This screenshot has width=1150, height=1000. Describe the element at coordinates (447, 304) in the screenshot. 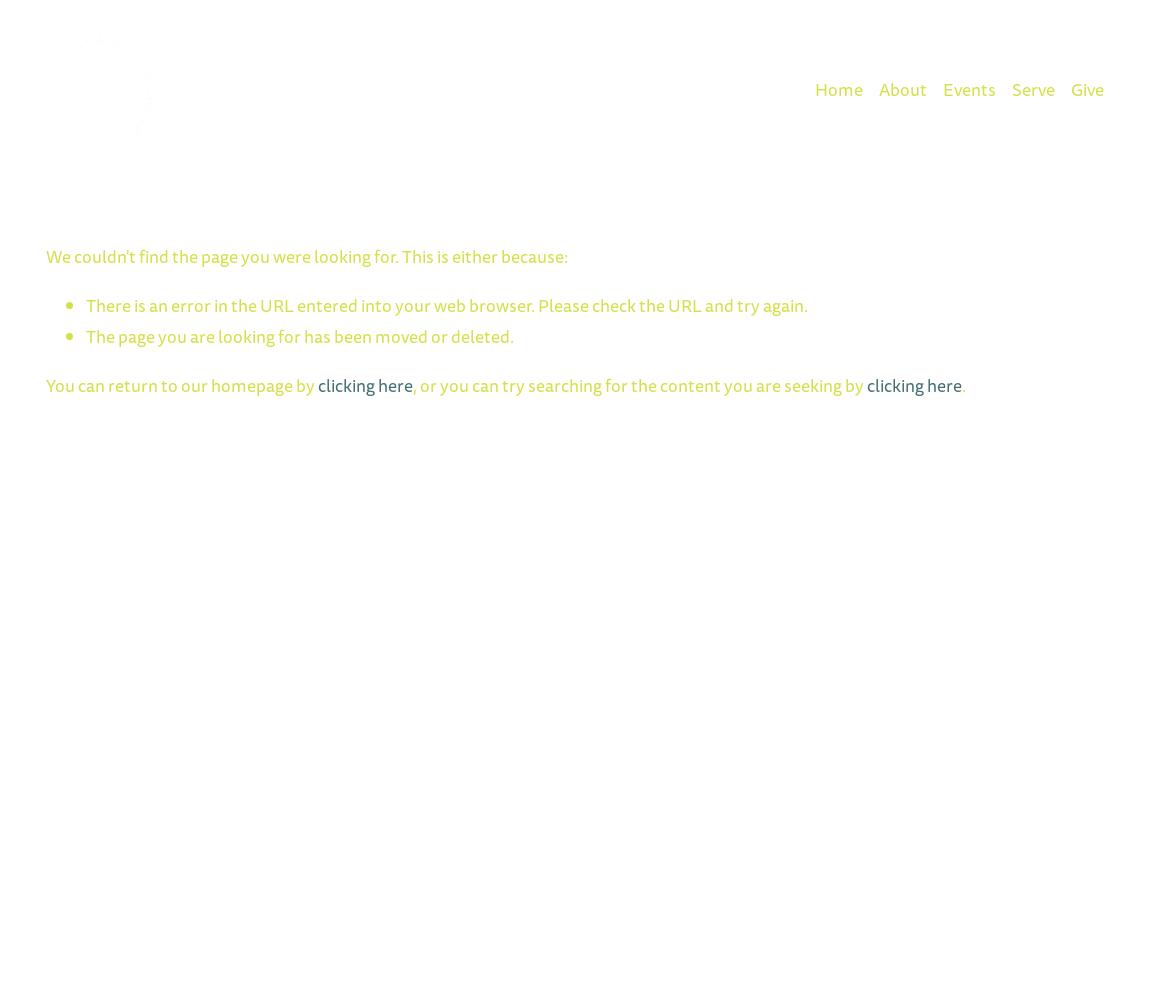

I see `'There is an error in the URL entered into your web browser. Please check the URL and try again.'` at that location.